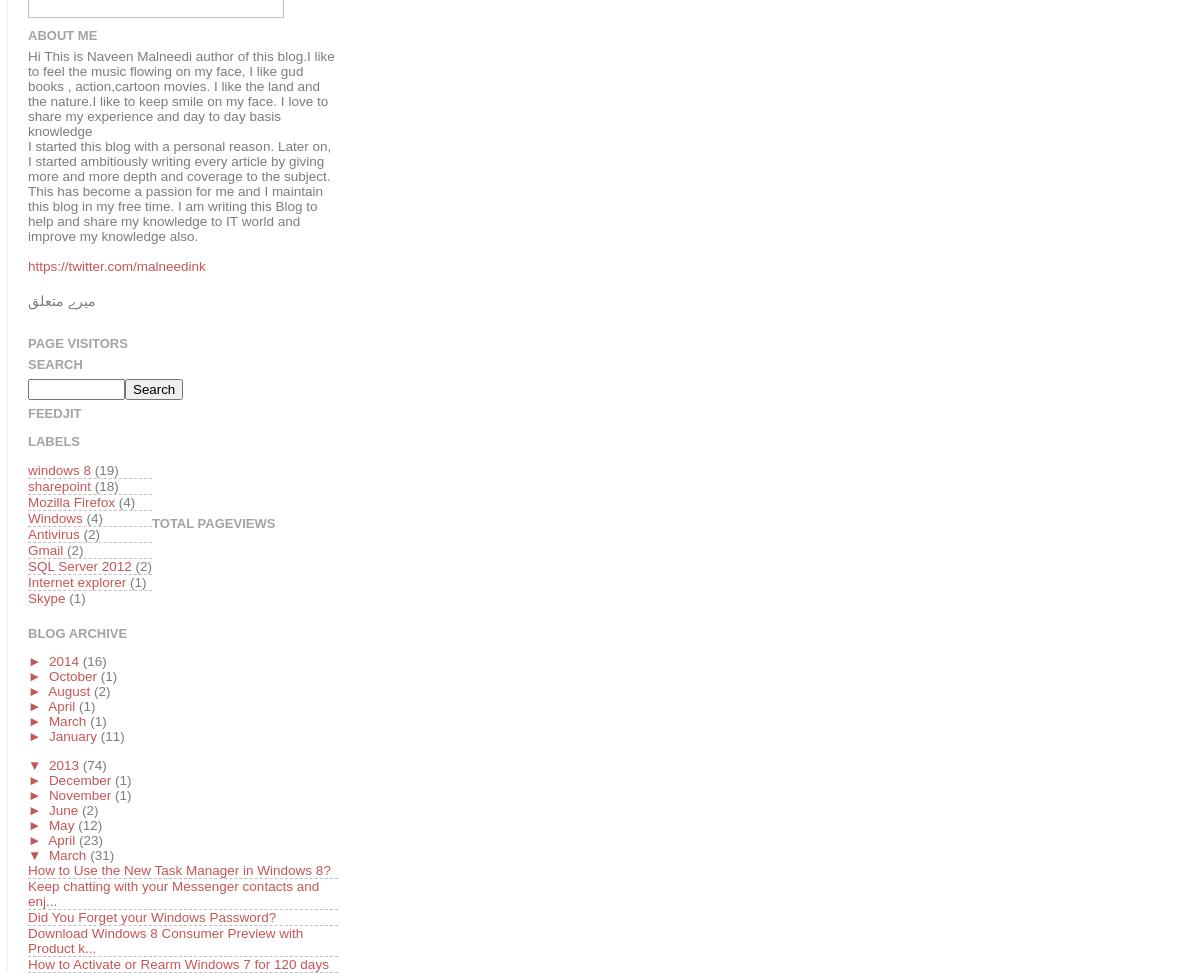  I want to click on 'Hi This is Naveen Malneedi author of this blog.I like to feel the music flowing on my face, I like gud books ,  action,cartoon movies. I like the land and the nature.I like to keep smile on my face. I love to share my experience and day to day basis knowledge', so click(180, 92).